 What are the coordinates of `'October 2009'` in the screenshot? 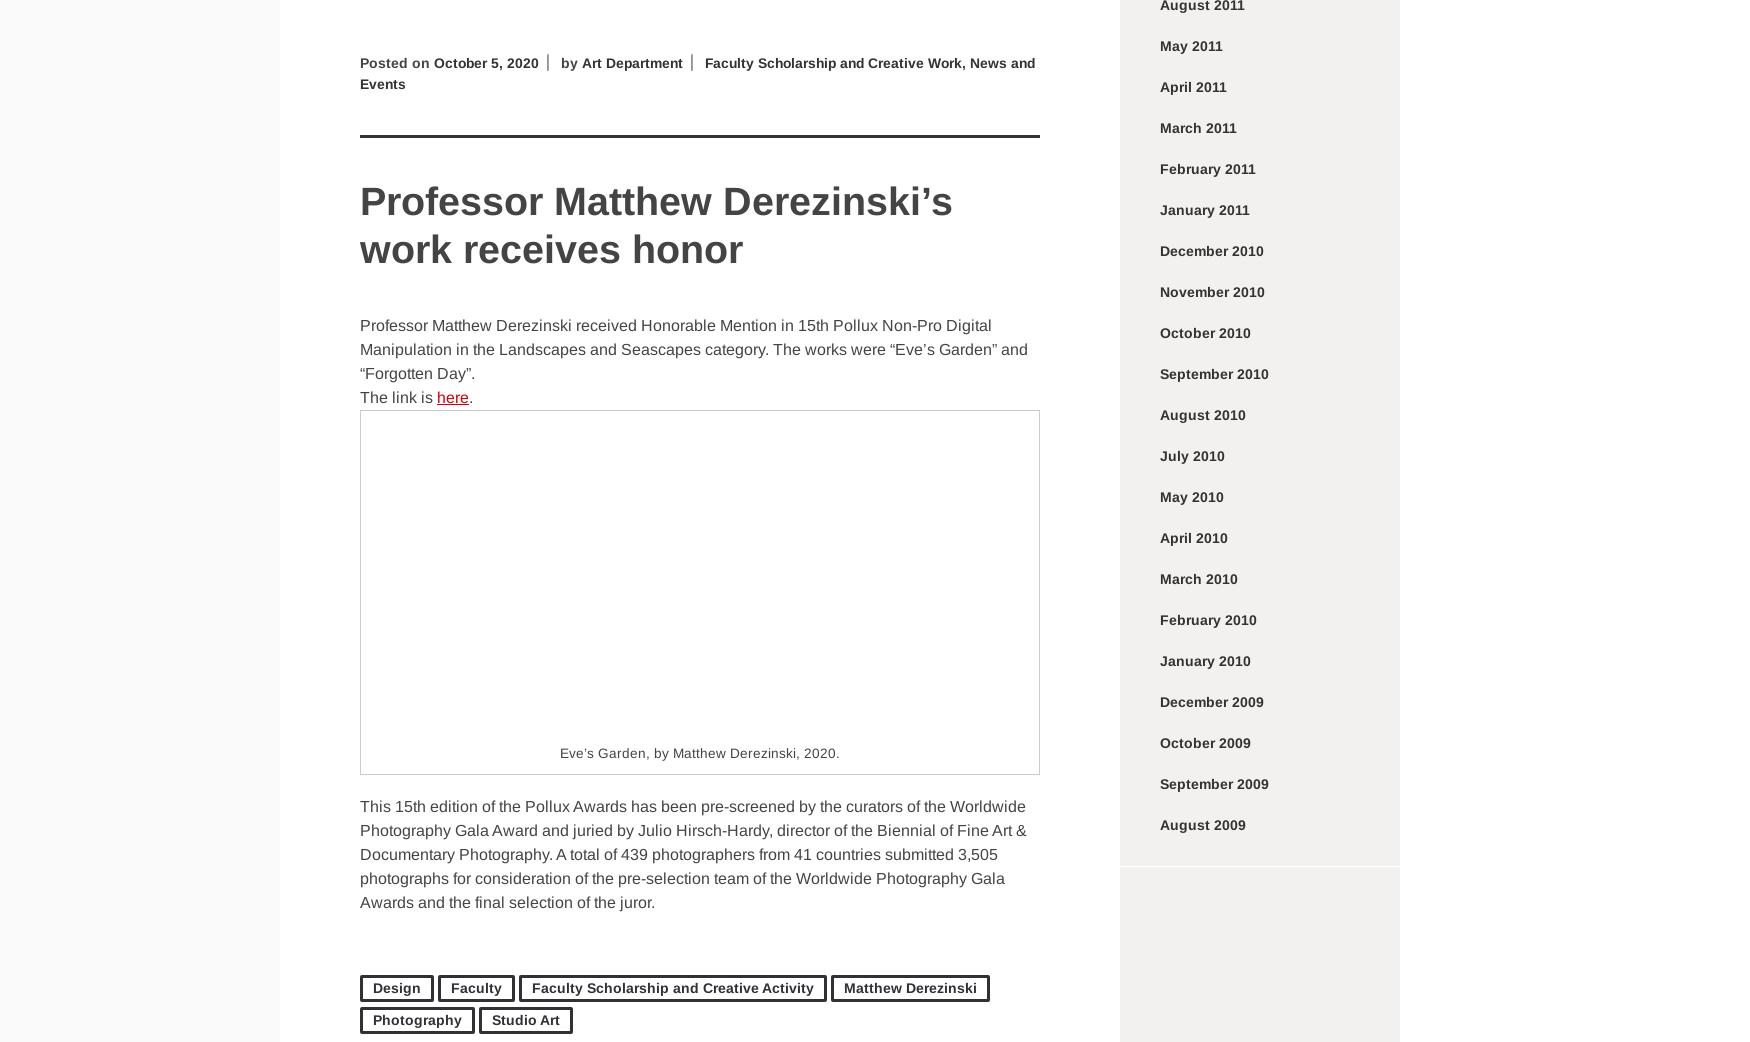 It's located at (1159, 742).